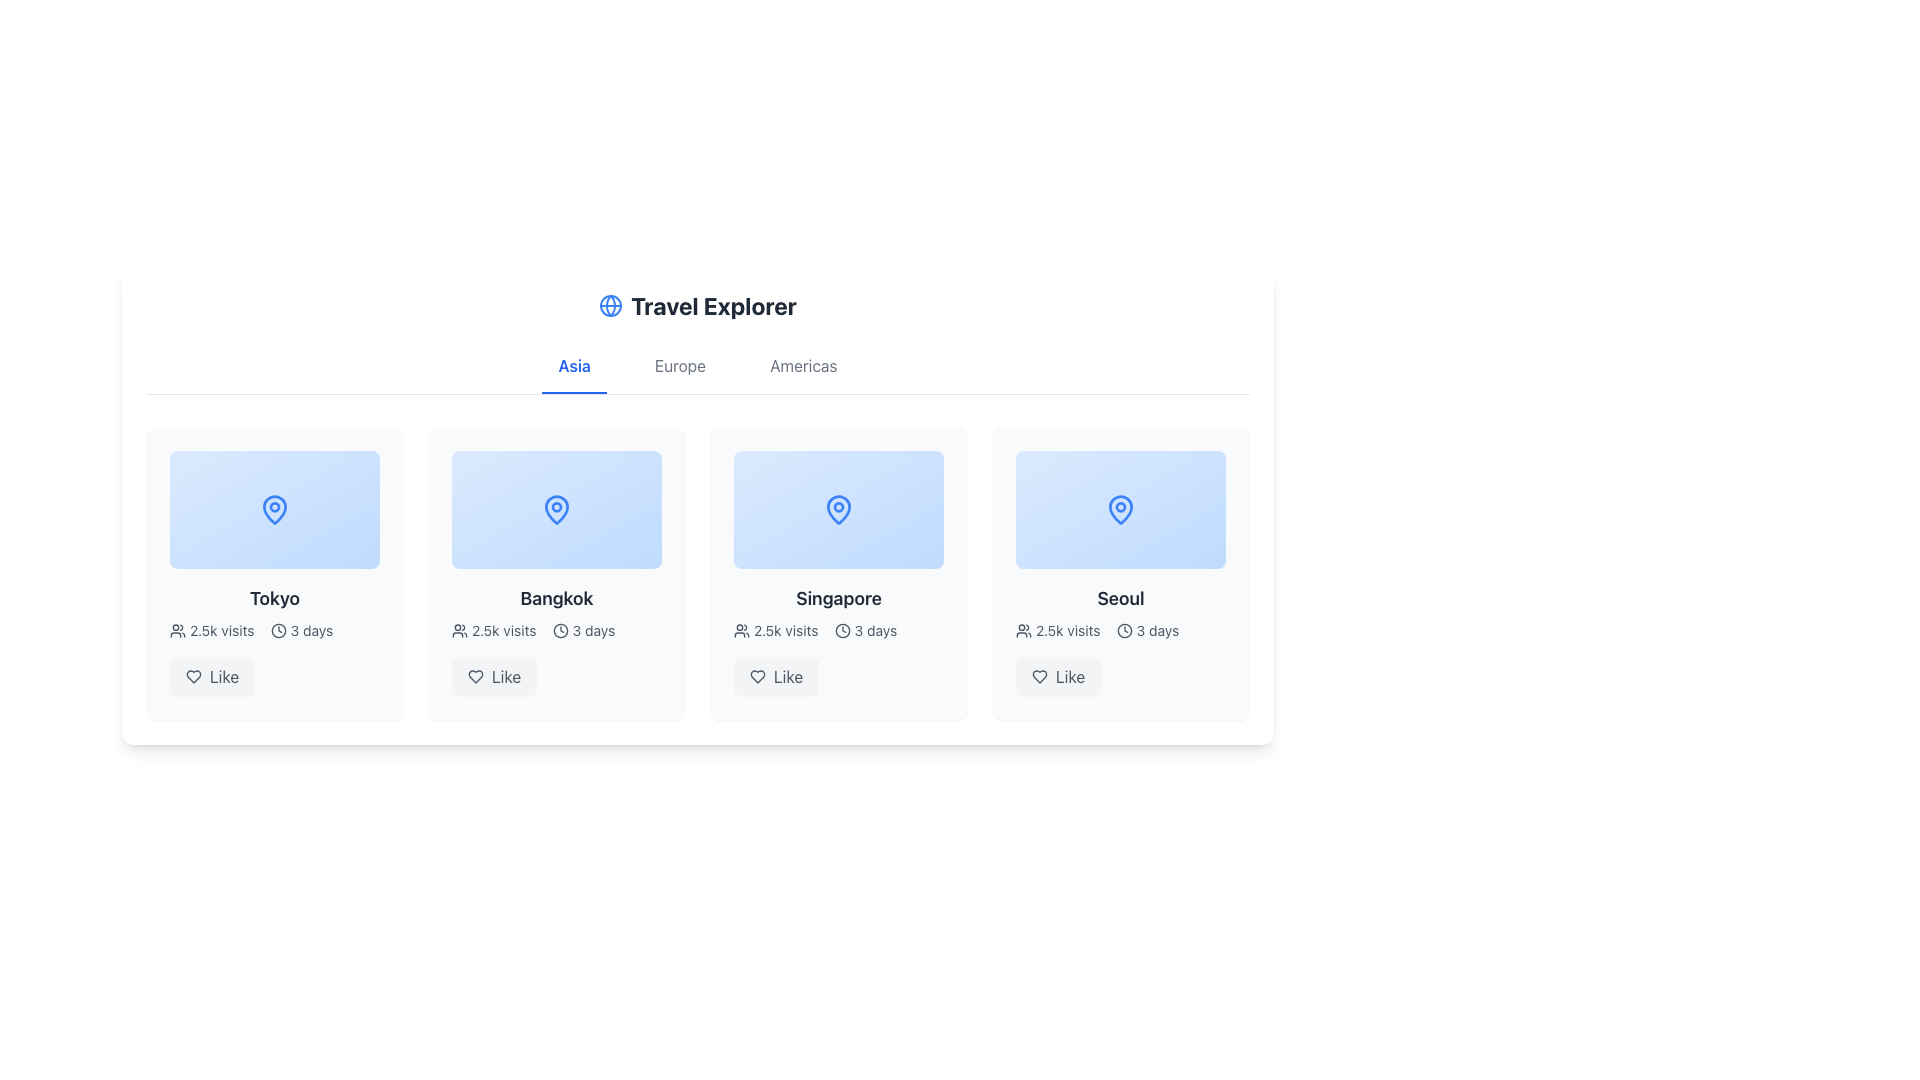 This screenshot has height=1080, width=1920. Describe the element at coordinates (556, 508) in the screenshot. I see `the marker pin icon located within the card showcasing the destination 'Bangkok', which is represented by a blue pin icon against a light blue background` at that location.